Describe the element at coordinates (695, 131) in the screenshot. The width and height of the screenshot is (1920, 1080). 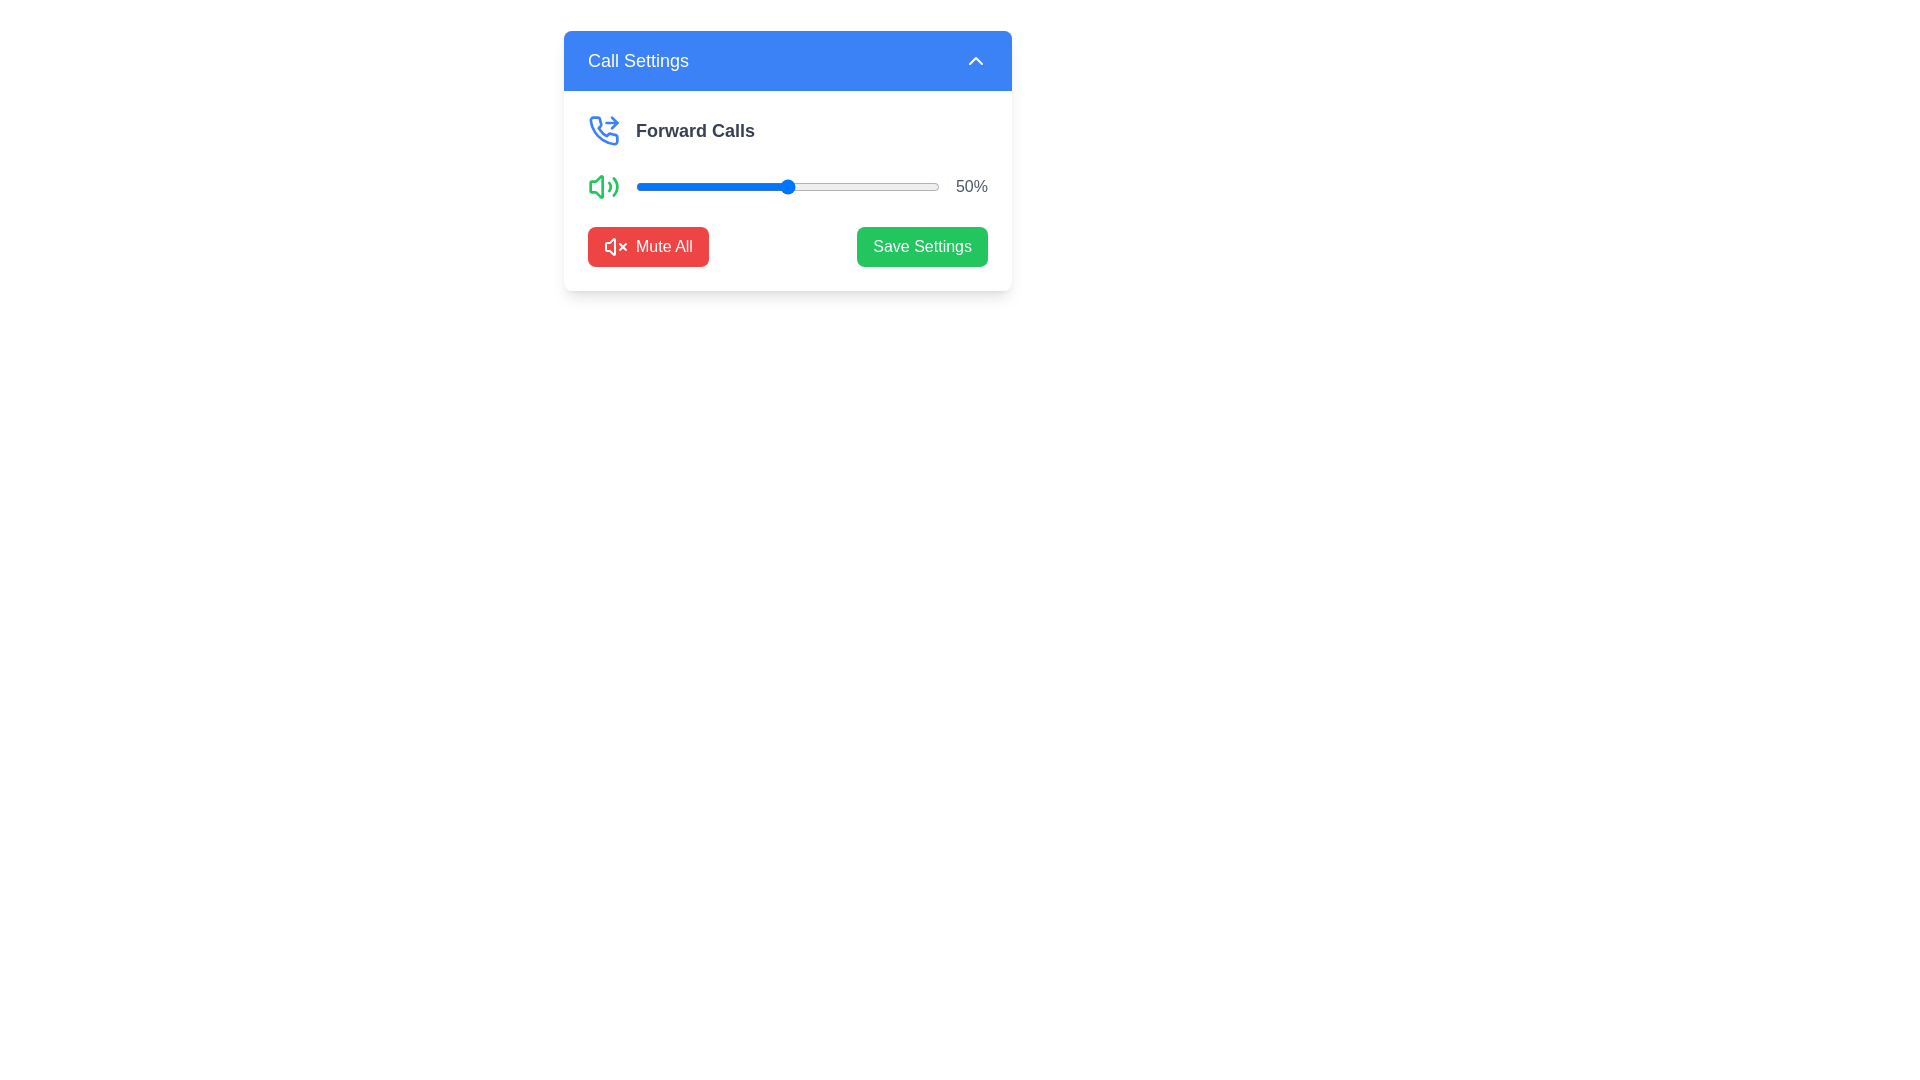
I see `the non-interactive text label that describes the call forwarding feature, located in the top section of the settings panel, next to the blue phone-forwarding icon` at that location.